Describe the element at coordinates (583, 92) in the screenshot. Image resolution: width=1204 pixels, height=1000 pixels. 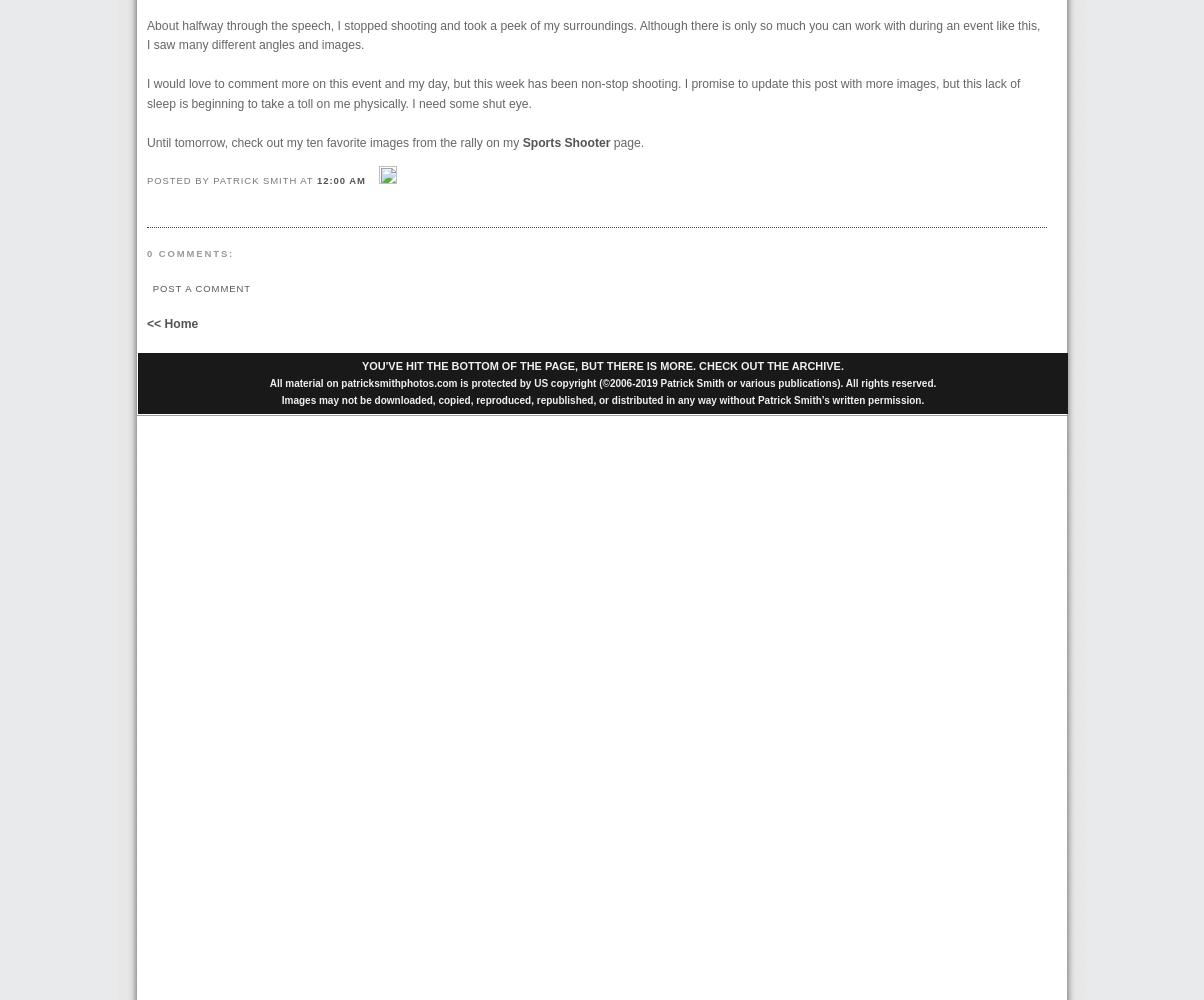
I see `'I would love to comment more on this event and my day, but this week has been non-stop  shooting. I promise to update this post with more images, but this lack of sleep is beginning to take a toll on me physically. I need some shut eye.'` at that location.